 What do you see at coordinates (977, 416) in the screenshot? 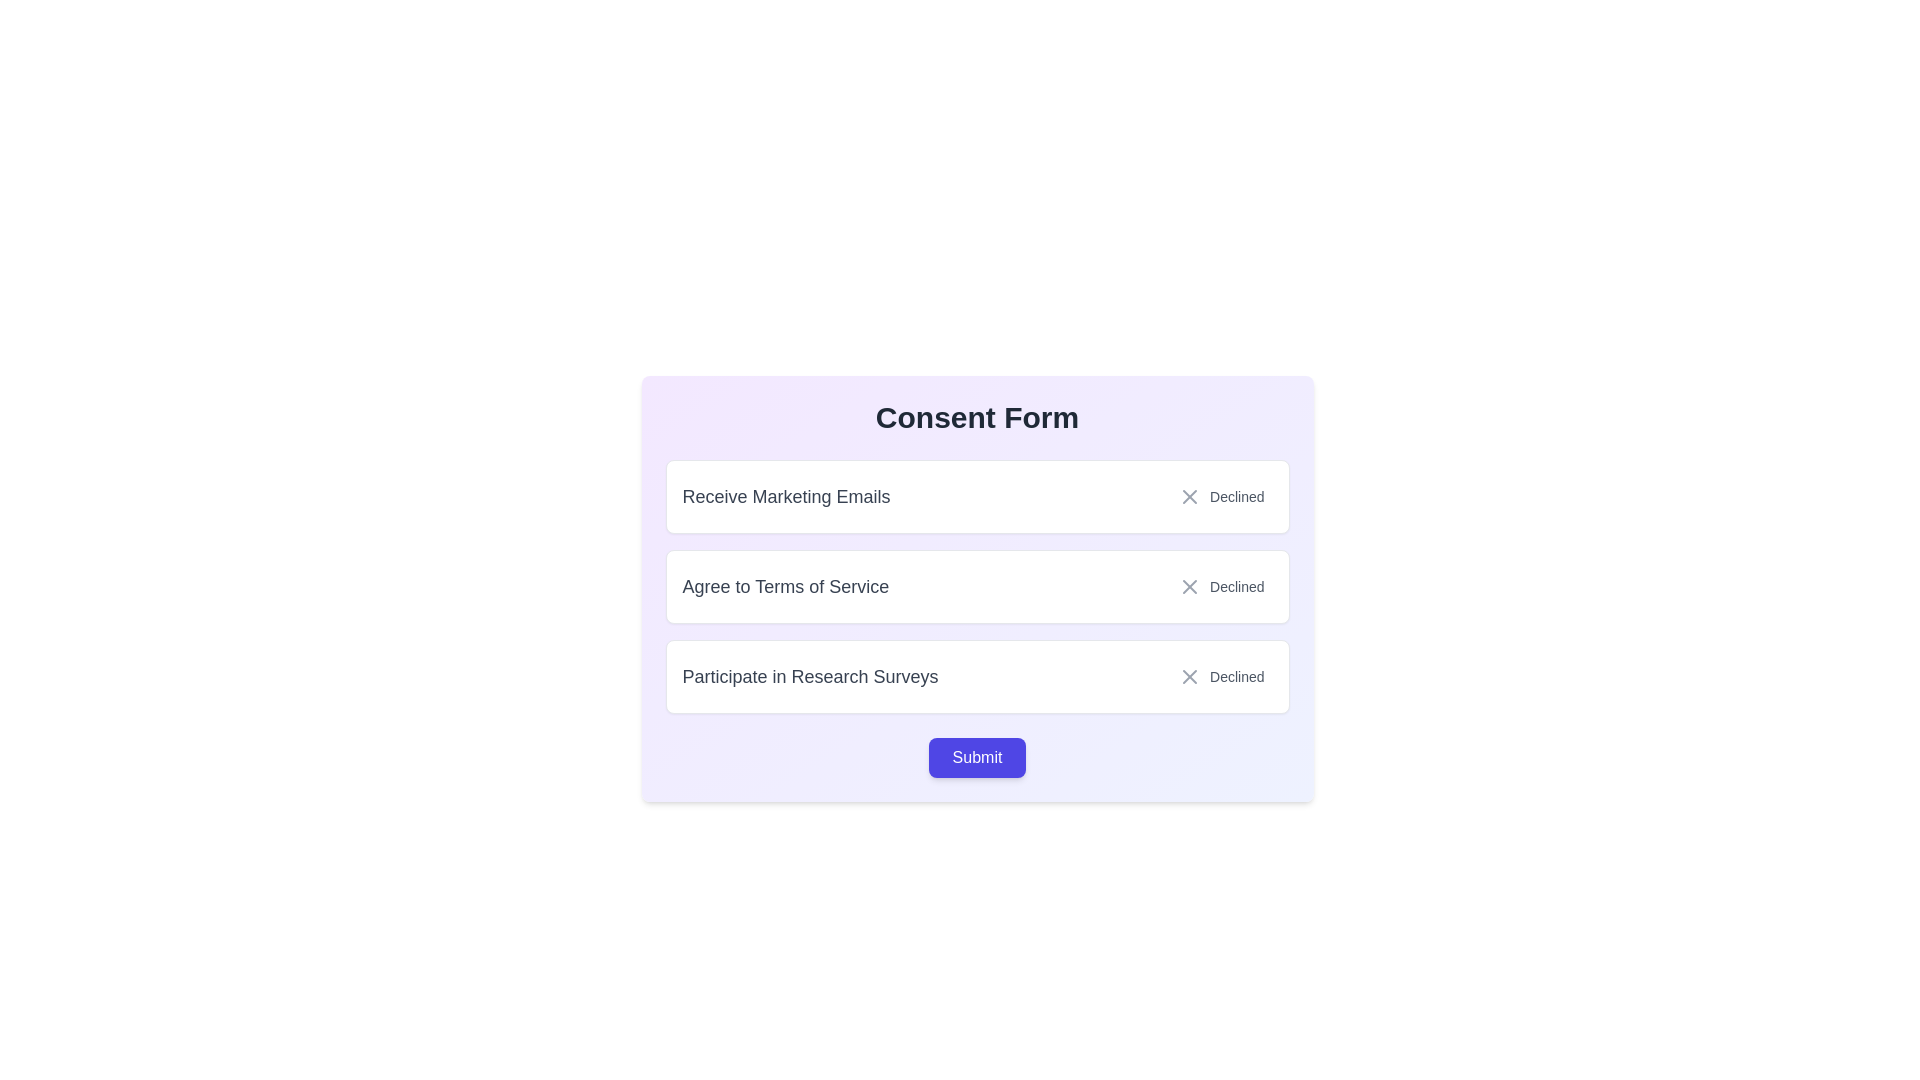
I see `centered bold text displayed in large dark gray font that reads 'Consent Form' located at the top of the panel` at bounding box center [977, 416].